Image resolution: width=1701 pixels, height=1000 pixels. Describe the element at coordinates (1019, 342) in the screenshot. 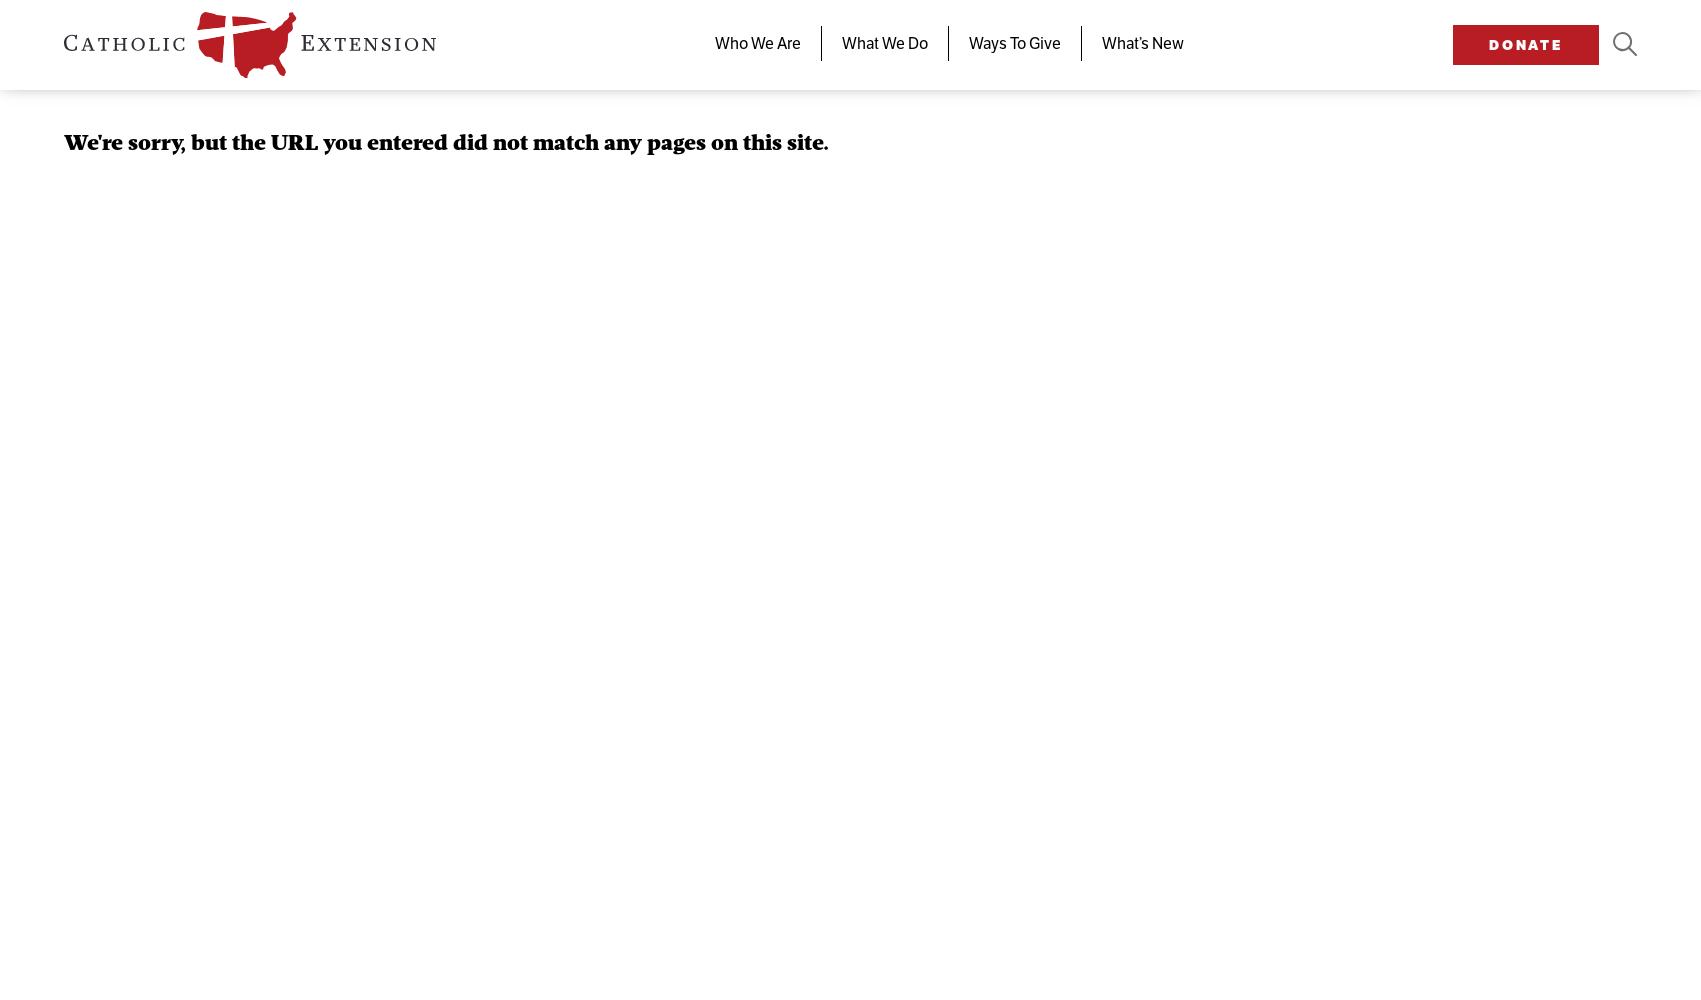

I see `'Parish Partners'` at that location.